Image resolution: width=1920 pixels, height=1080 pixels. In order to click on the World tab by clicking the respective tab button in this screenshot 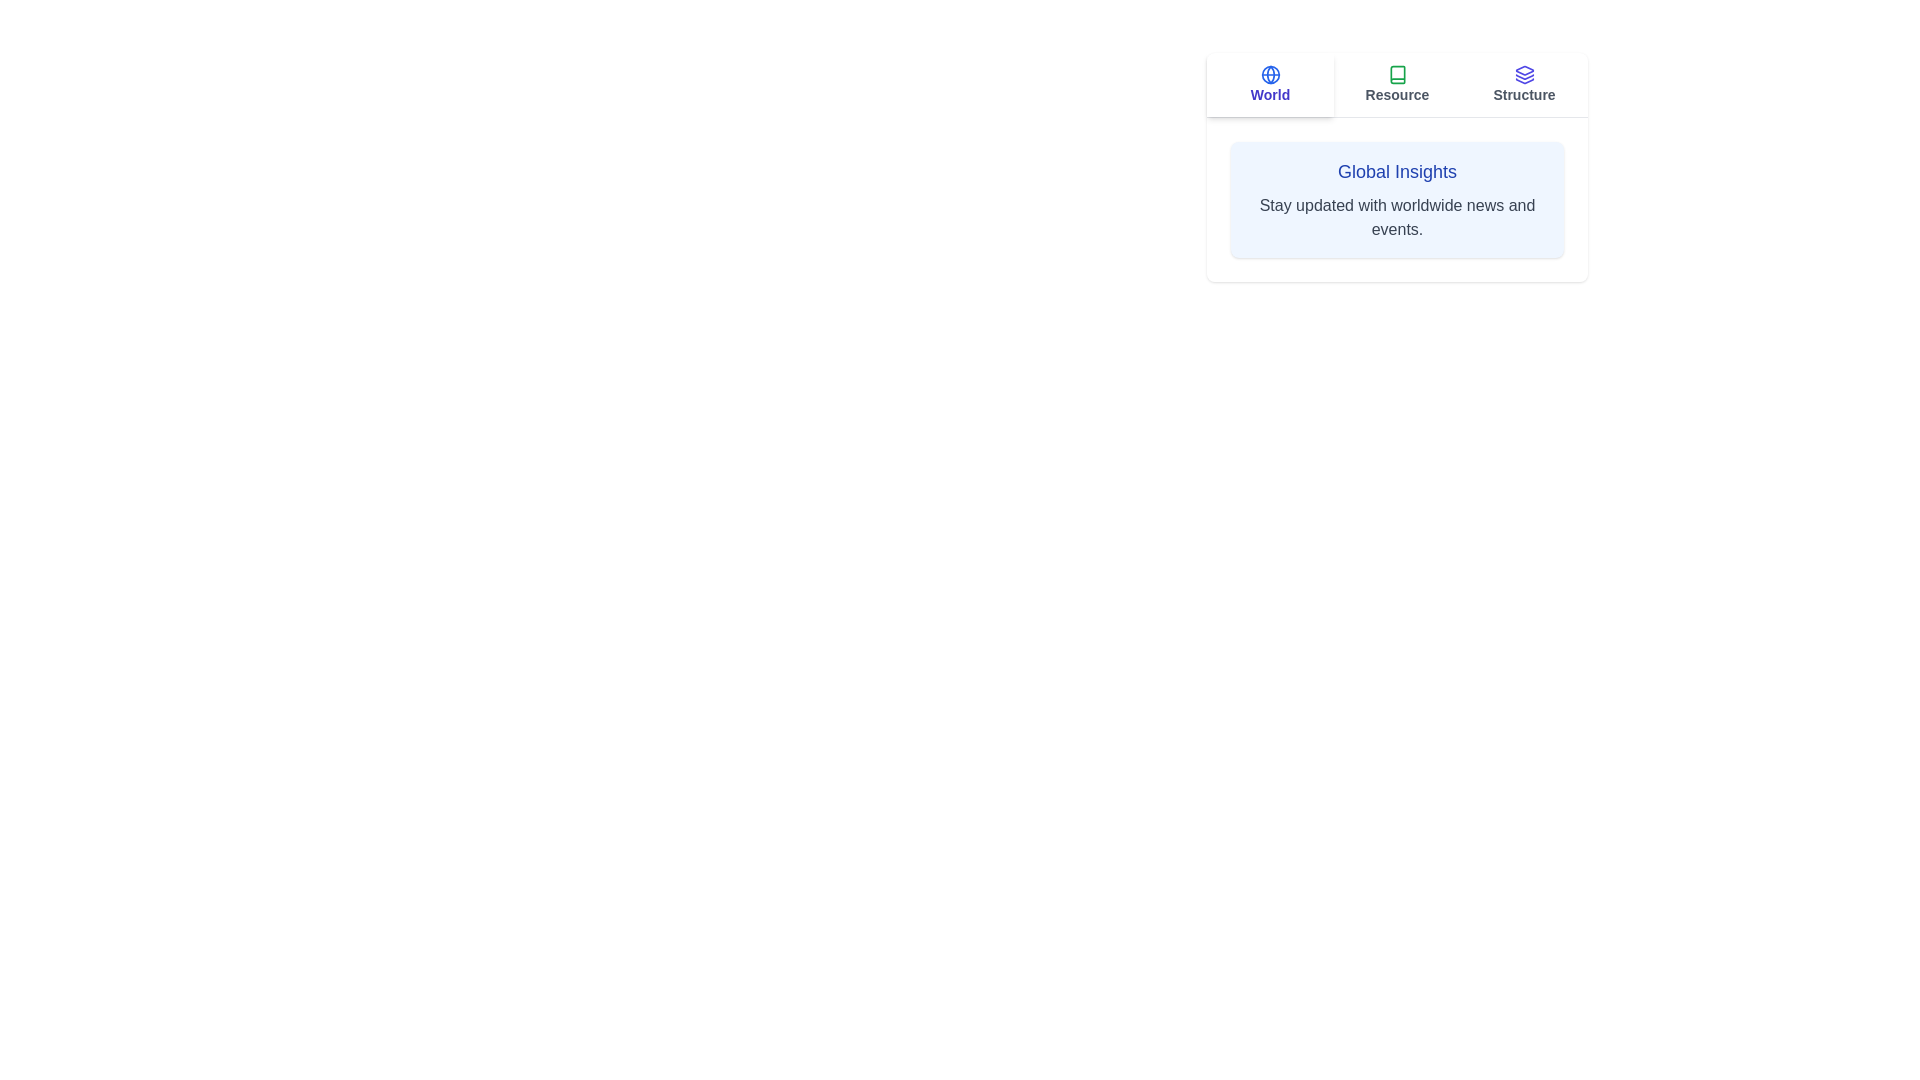, I will do `click(1269, 83)`.